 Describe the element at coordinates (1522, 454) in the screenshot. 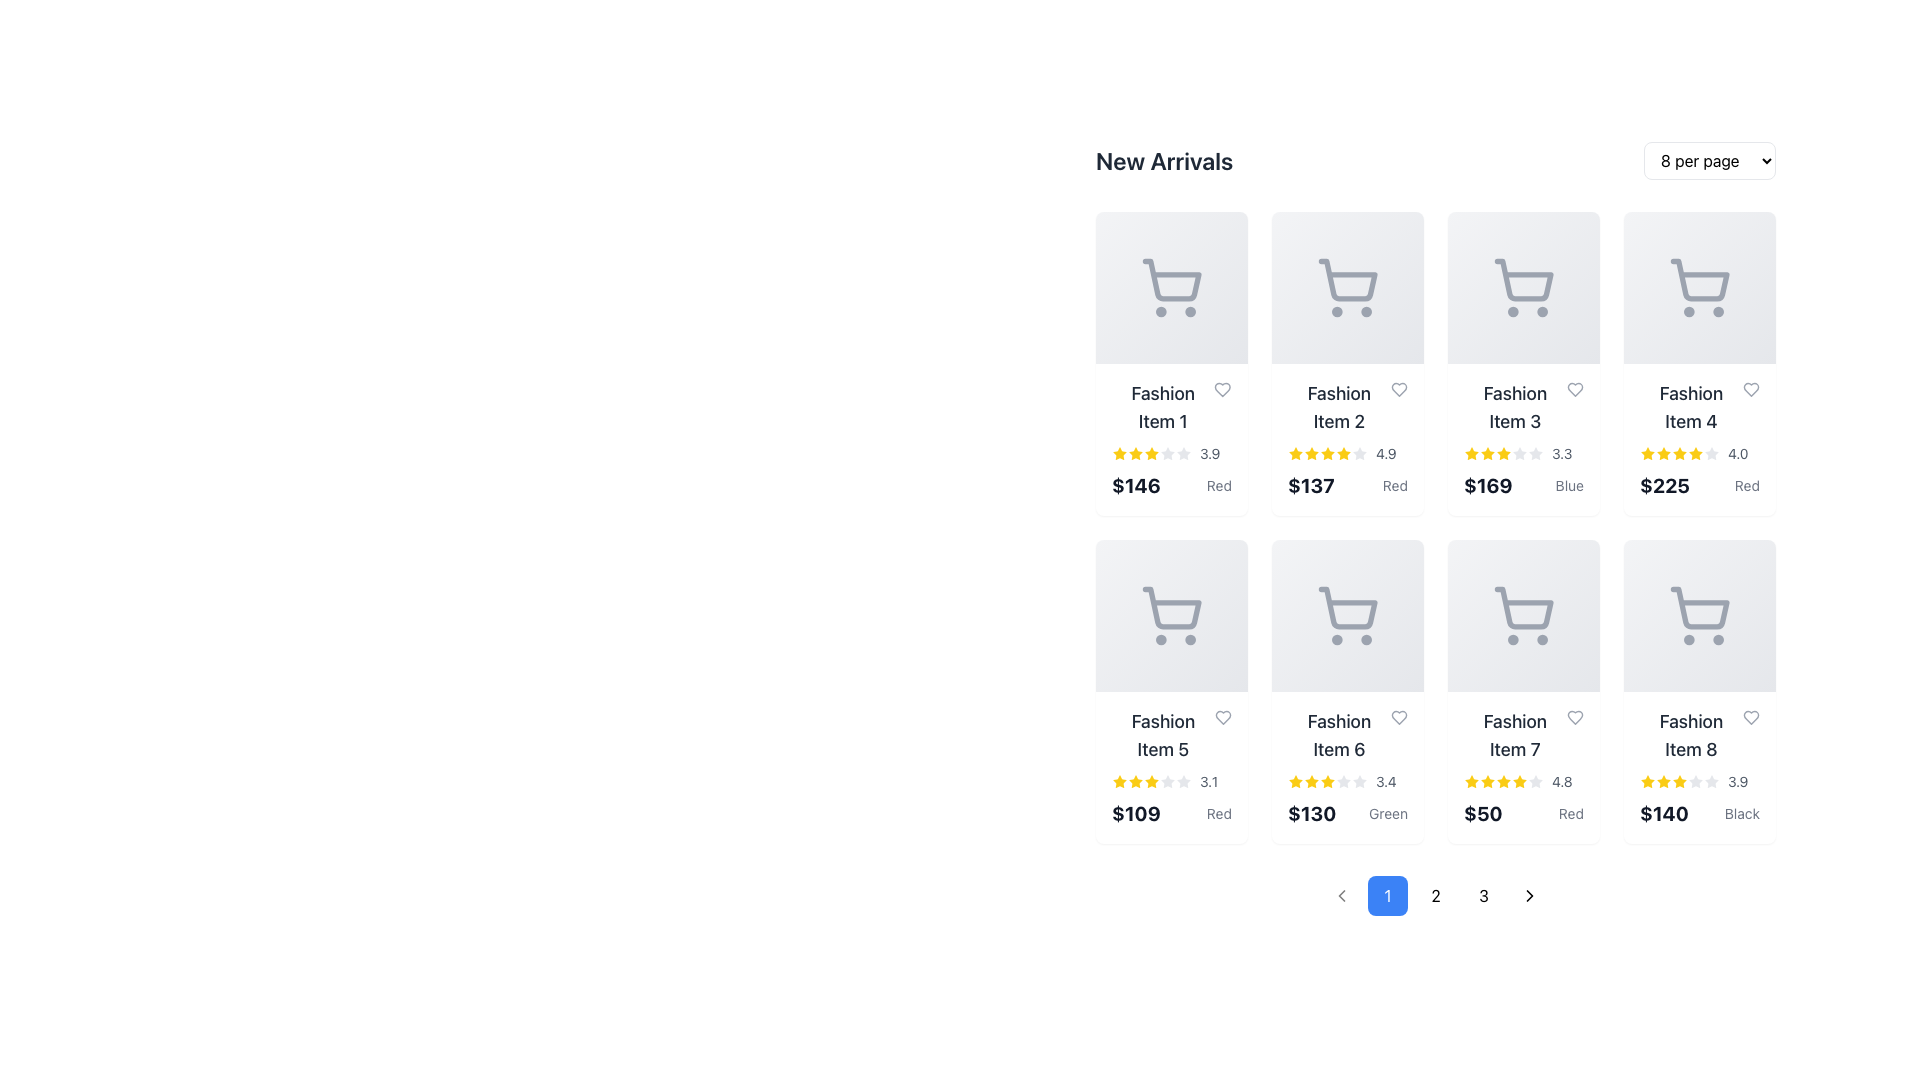

I see `the rating stars of the 'Fashion Item 3'` at that location.